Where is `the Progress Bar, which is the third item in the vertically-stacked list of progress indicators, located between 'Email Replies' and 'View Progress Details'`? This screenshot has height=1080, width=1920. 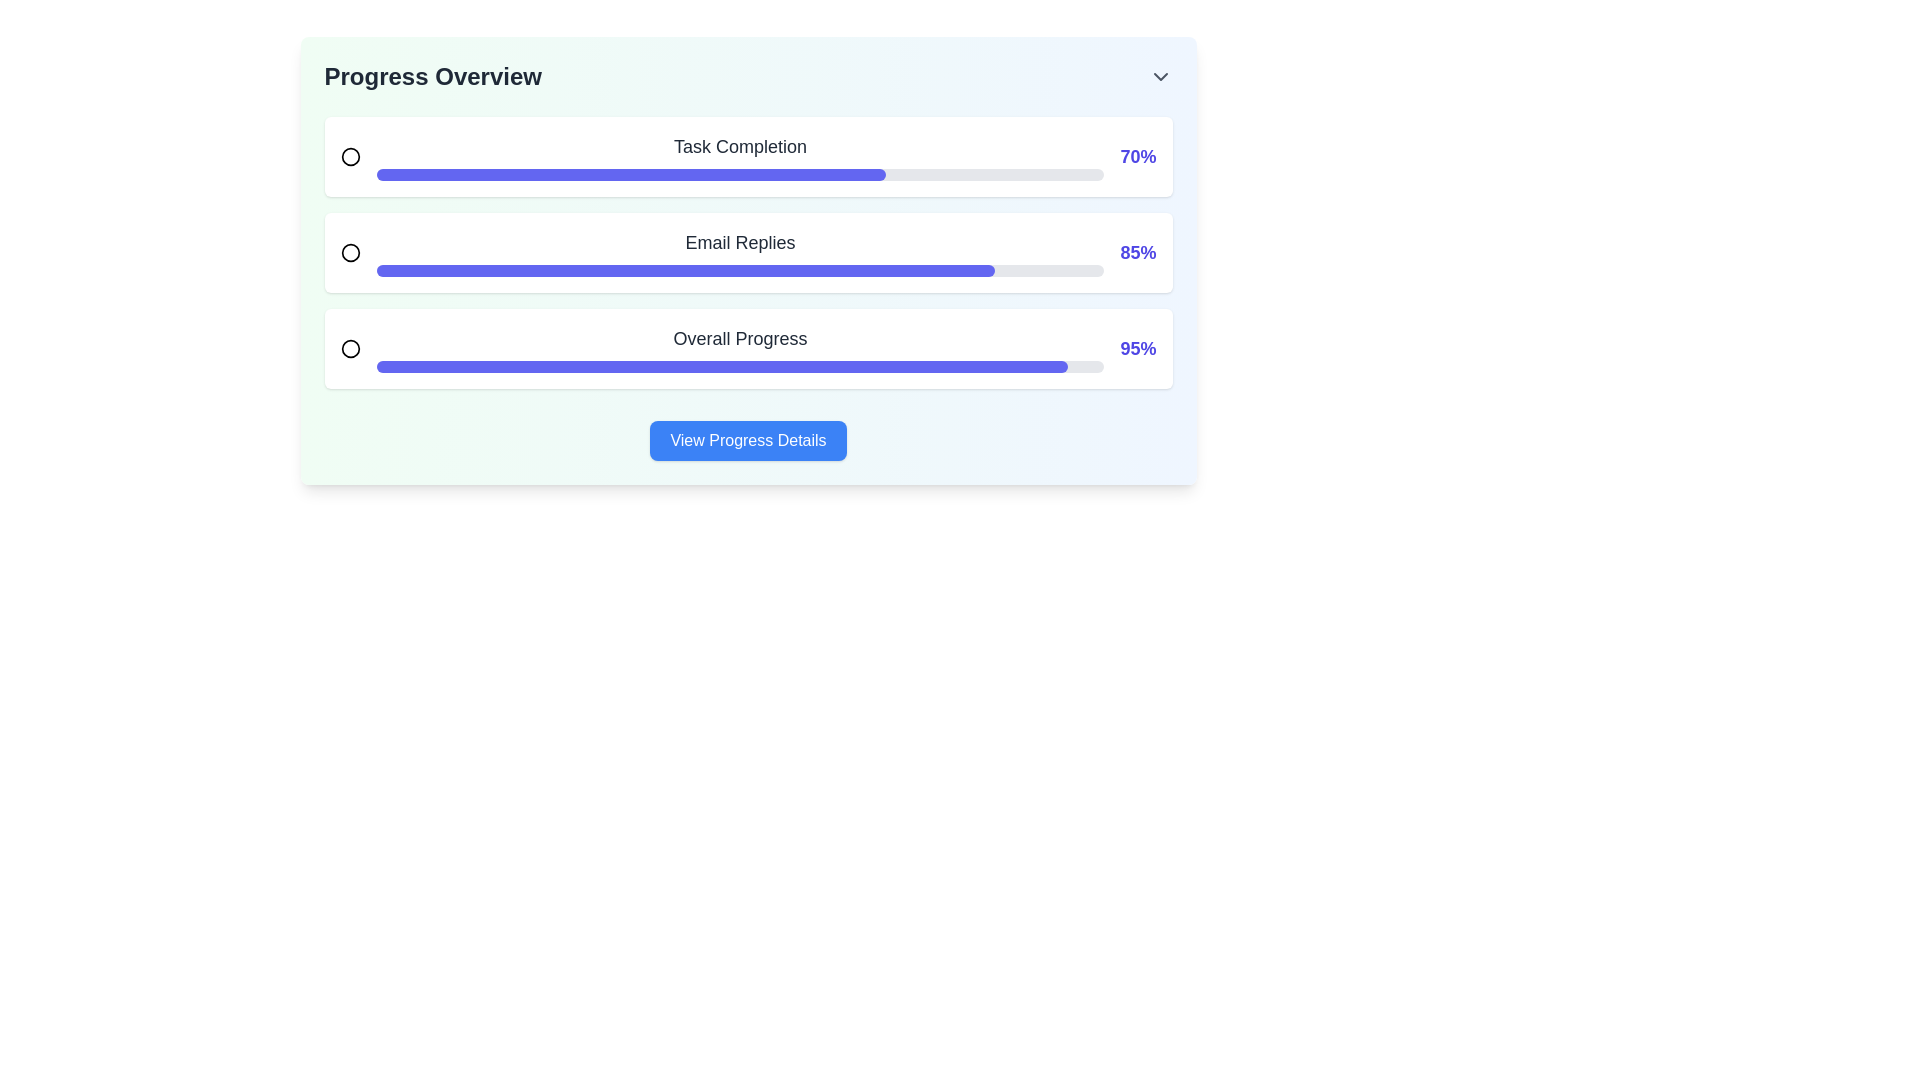 the Progress Bar, which is the third item in the vertically-stacked list of progress indicators, located between 'Email Replies' and 'View Progress Details' is located at coordinates (747, 347).